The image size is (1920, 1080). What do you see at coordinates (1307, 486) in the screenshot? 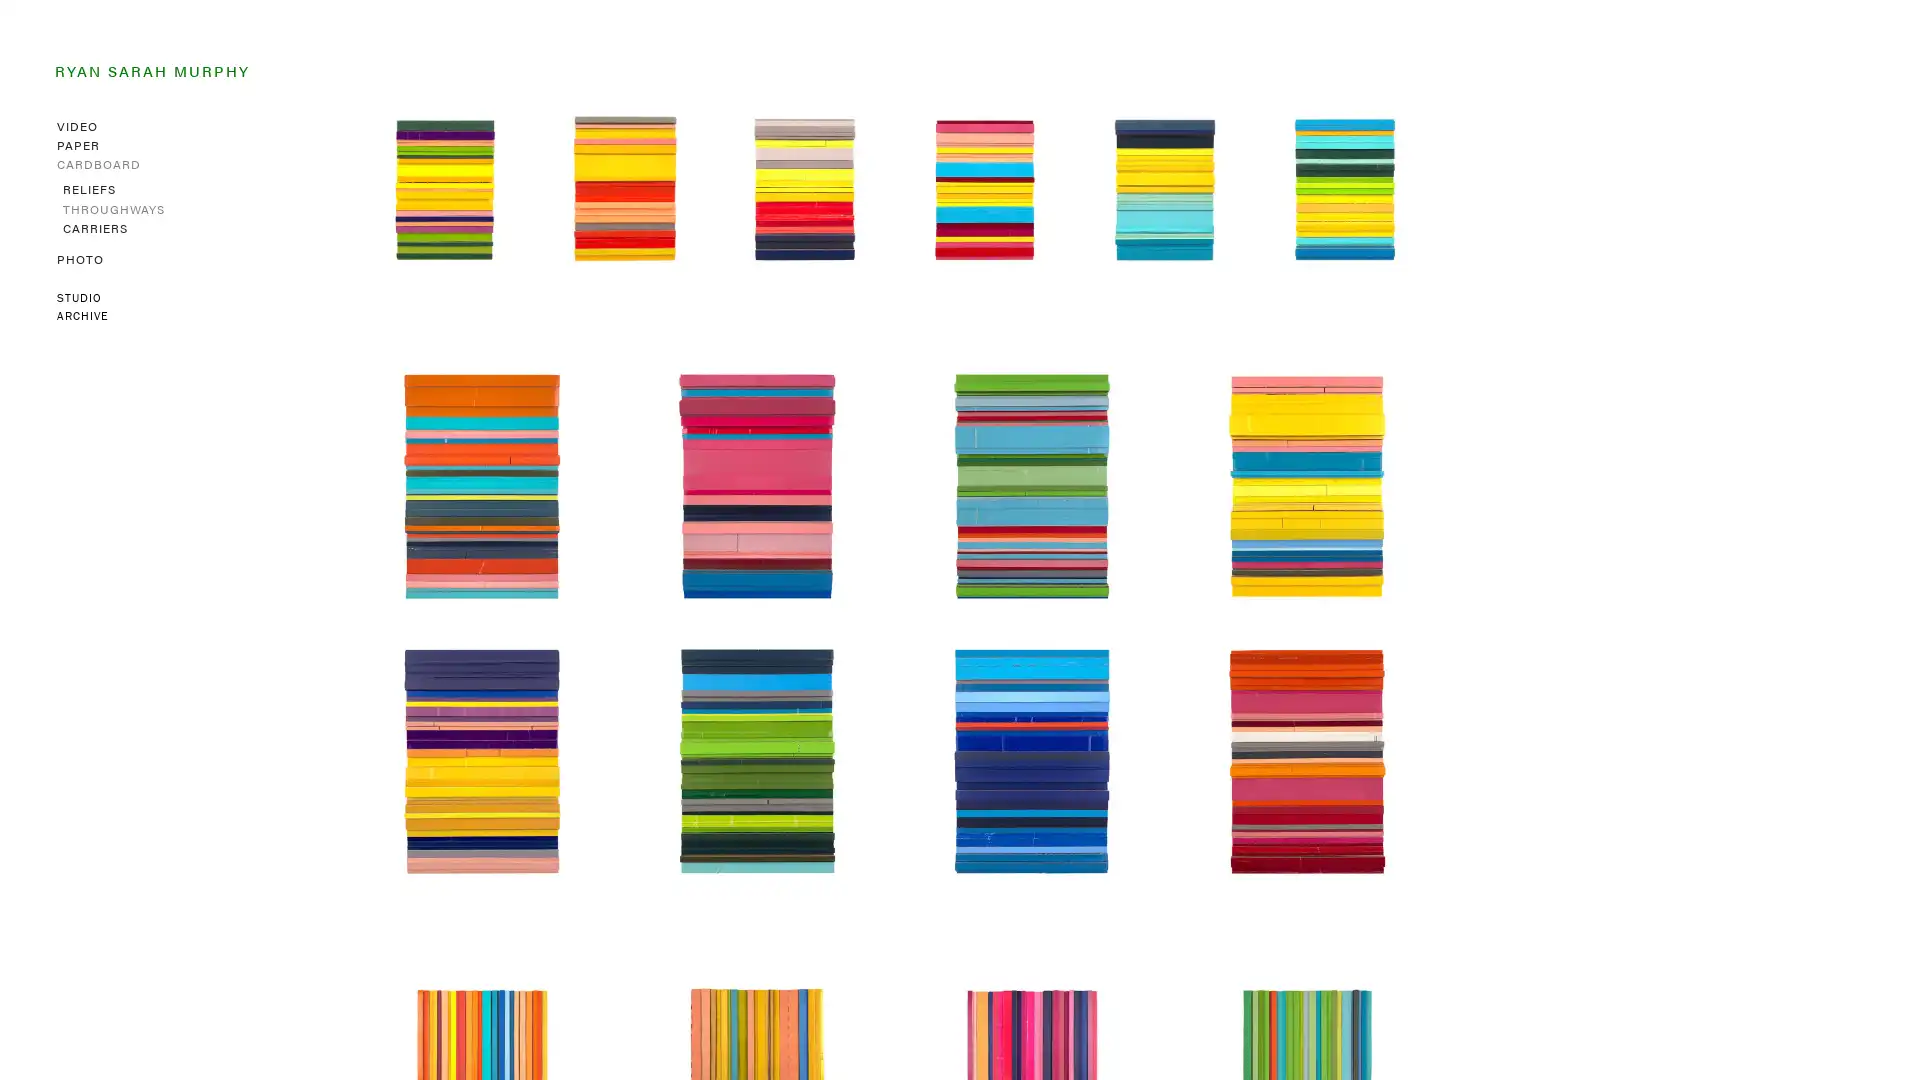
I see `View fullsize Throughway - Yellow (Find) , 2020 Unpainted cardboard and glue on Arches paper 11 x 7.5 inches` at bounding box center [1307, 486].